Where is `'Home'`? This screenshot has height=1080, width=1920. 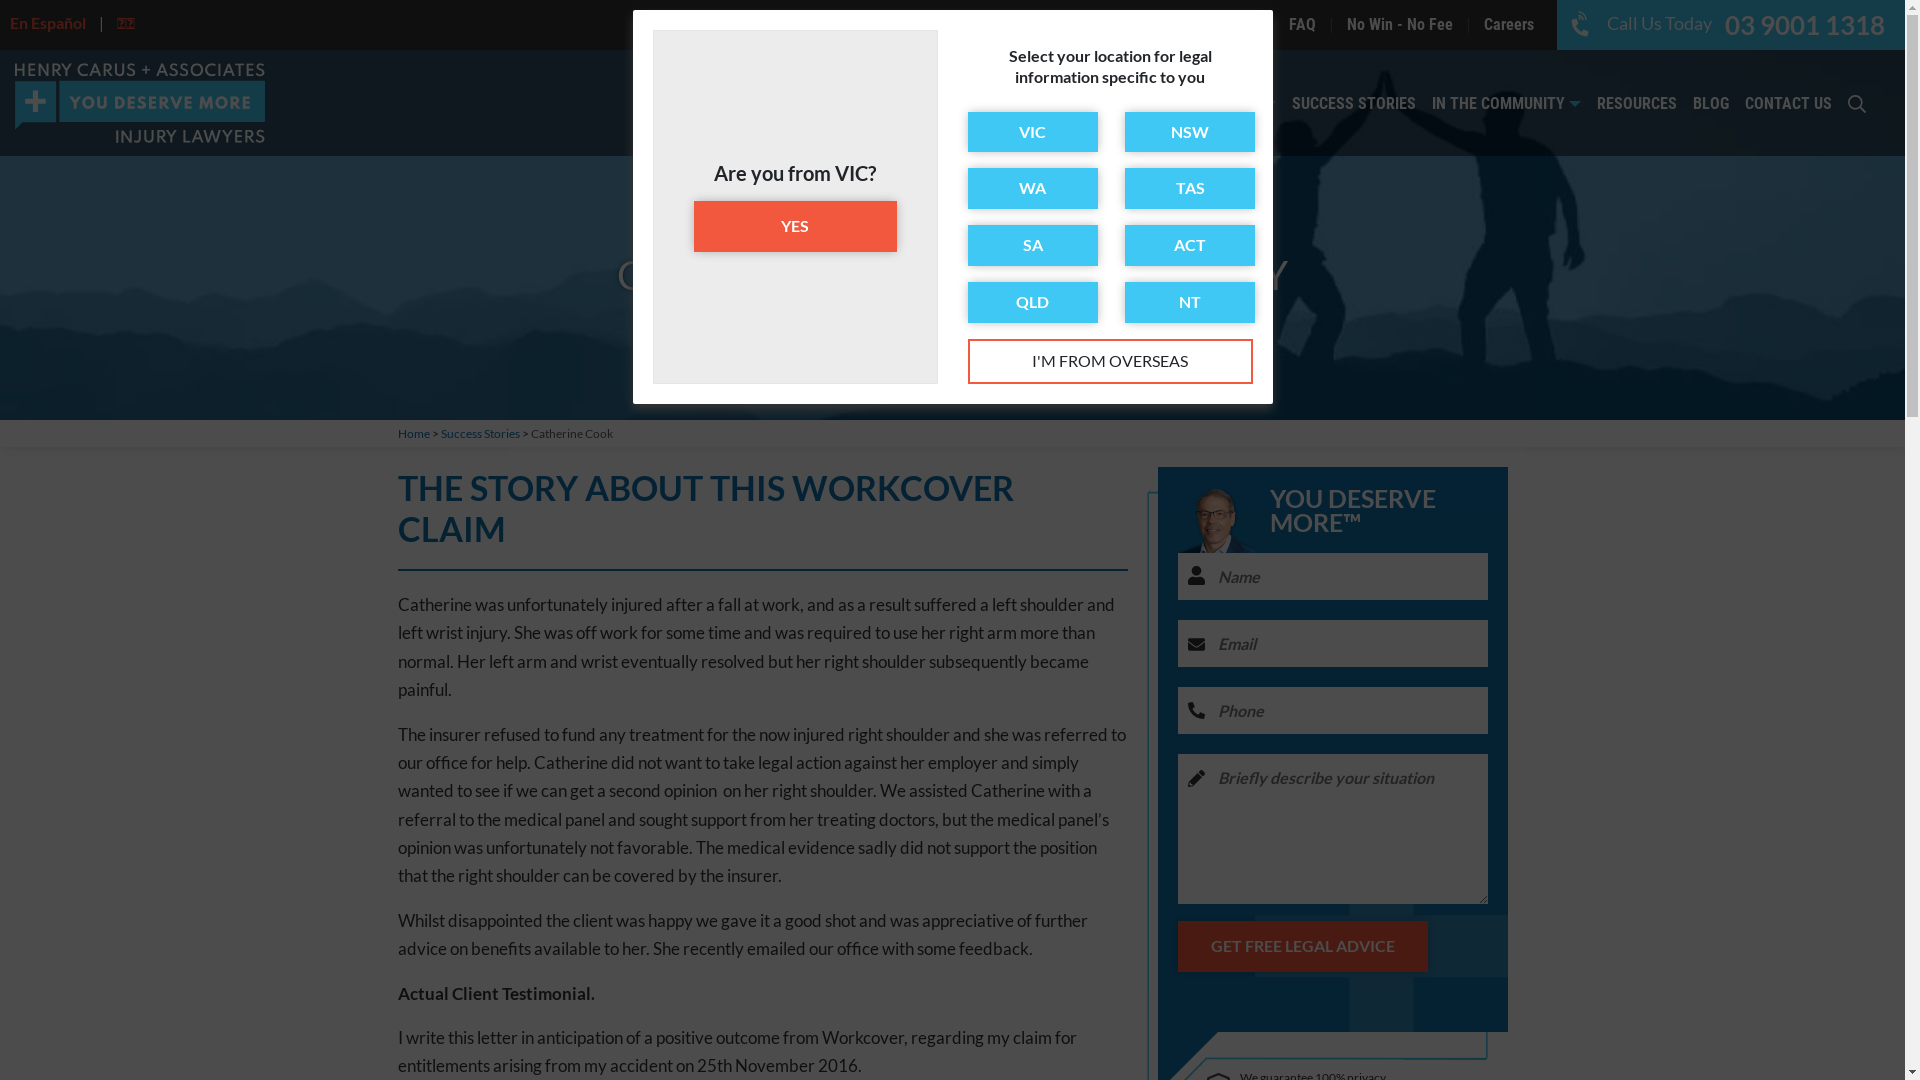 'Home' is located at coordinates (398, 432).